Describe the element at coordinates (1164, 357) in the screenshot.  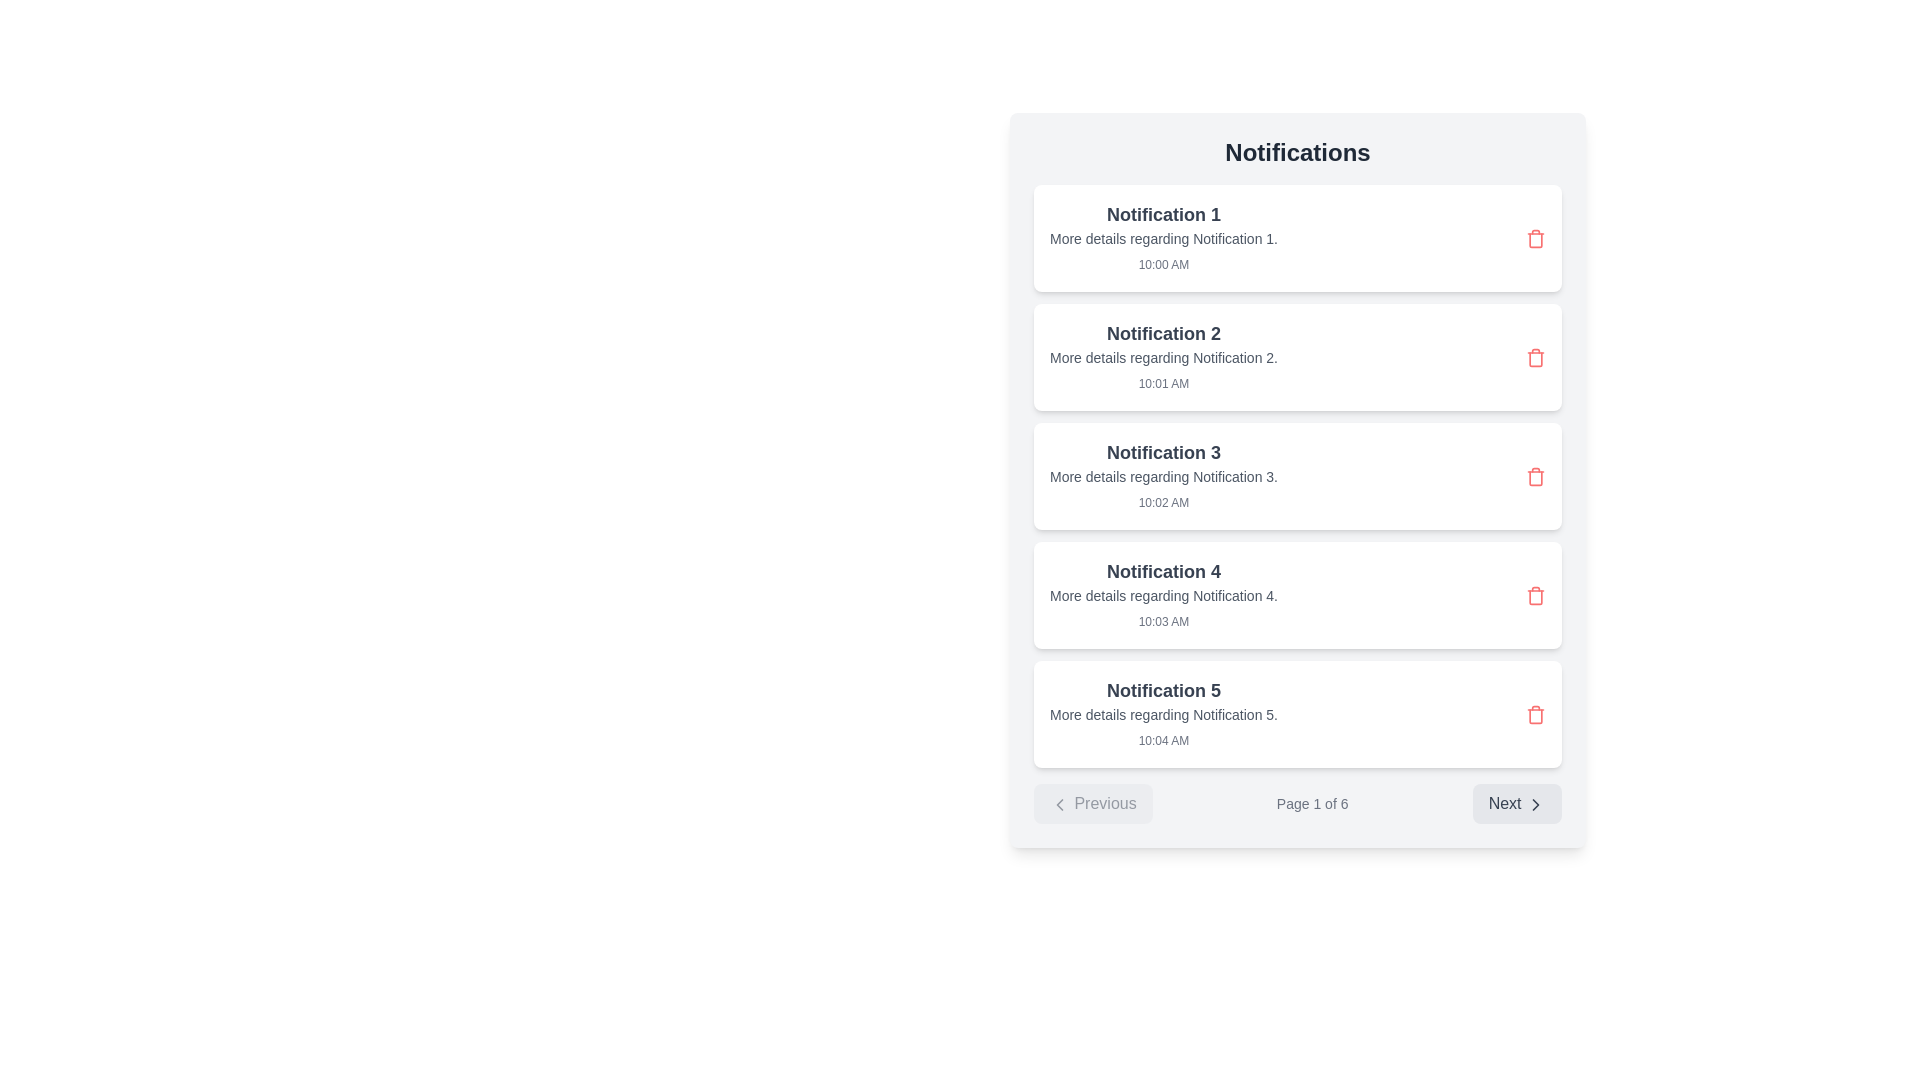
I see `the text label displaying 'More details regarding Notification 2.' located beneath the header 'Notification 2' in the second notification card` at that location.